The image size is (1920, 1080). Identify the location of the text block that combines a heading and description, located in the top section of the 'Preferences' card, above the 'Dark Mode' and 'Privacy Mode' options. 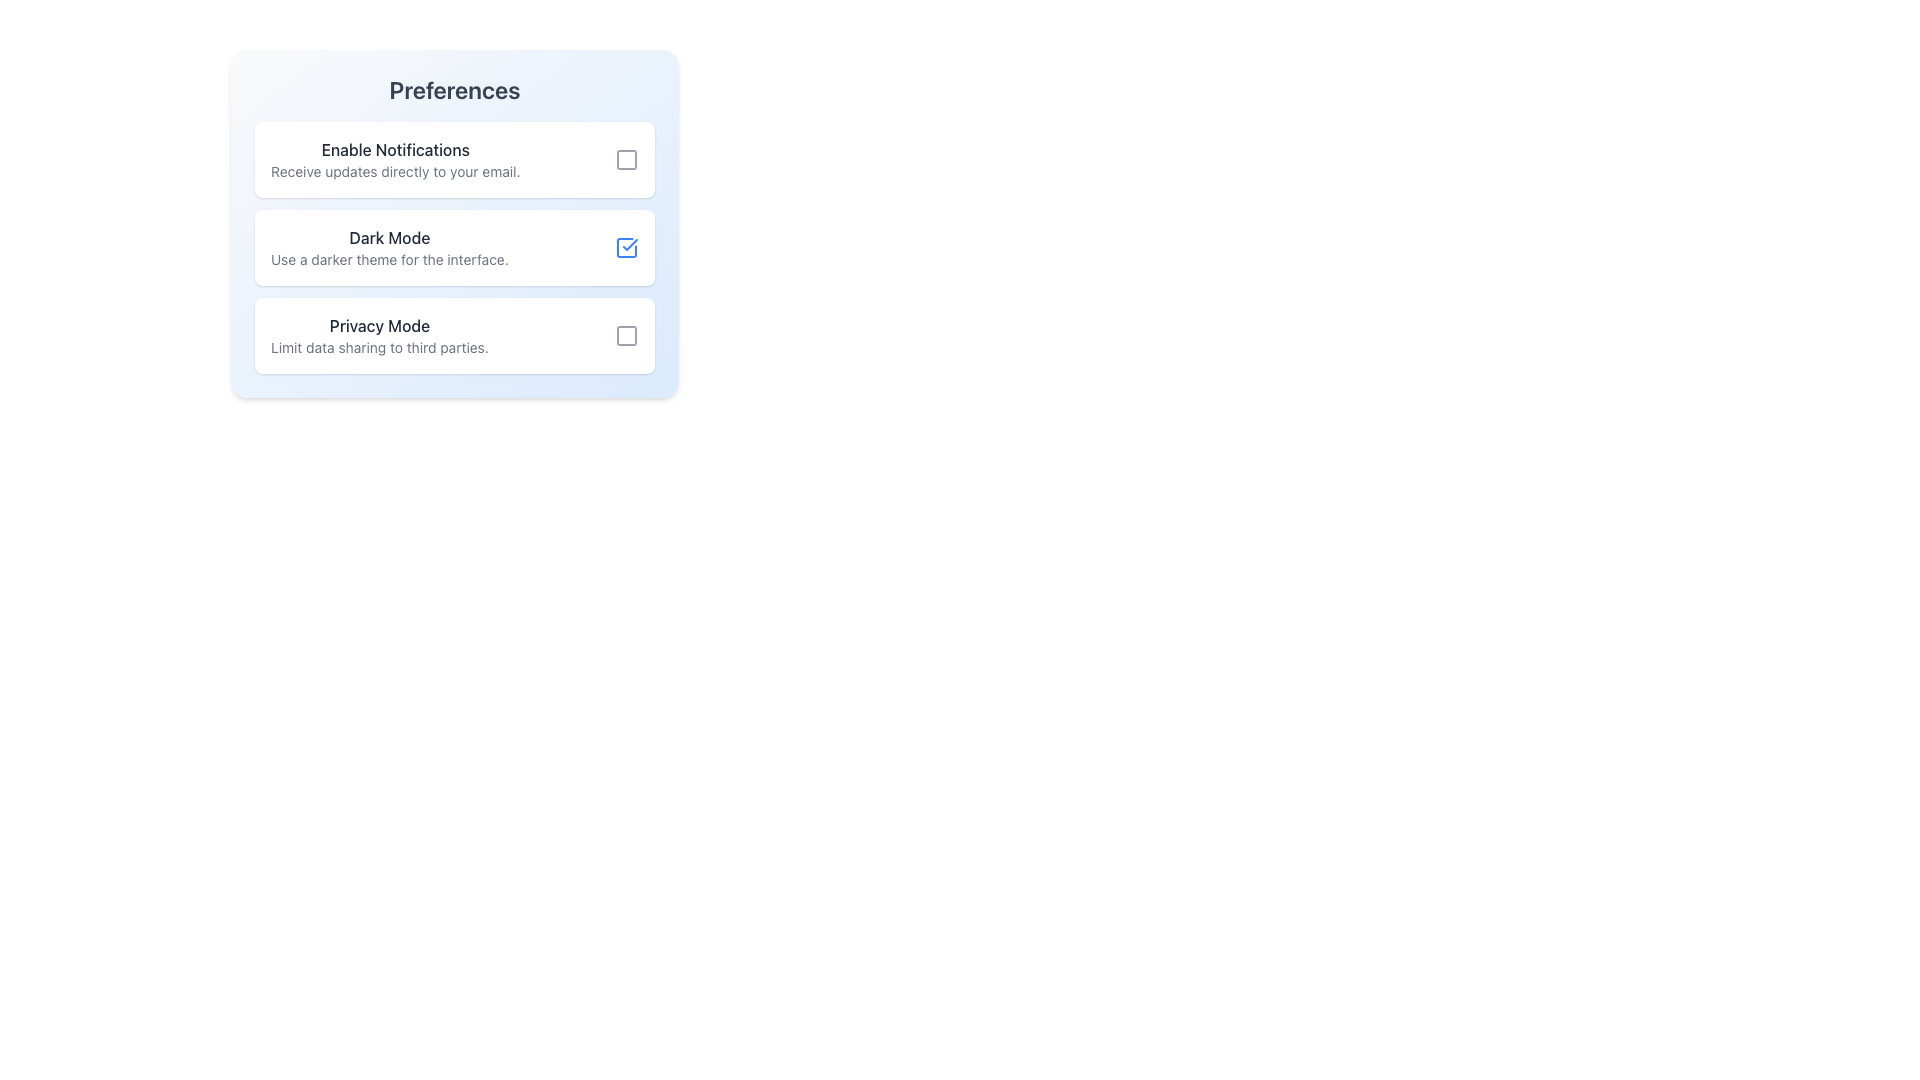
(395, 158).